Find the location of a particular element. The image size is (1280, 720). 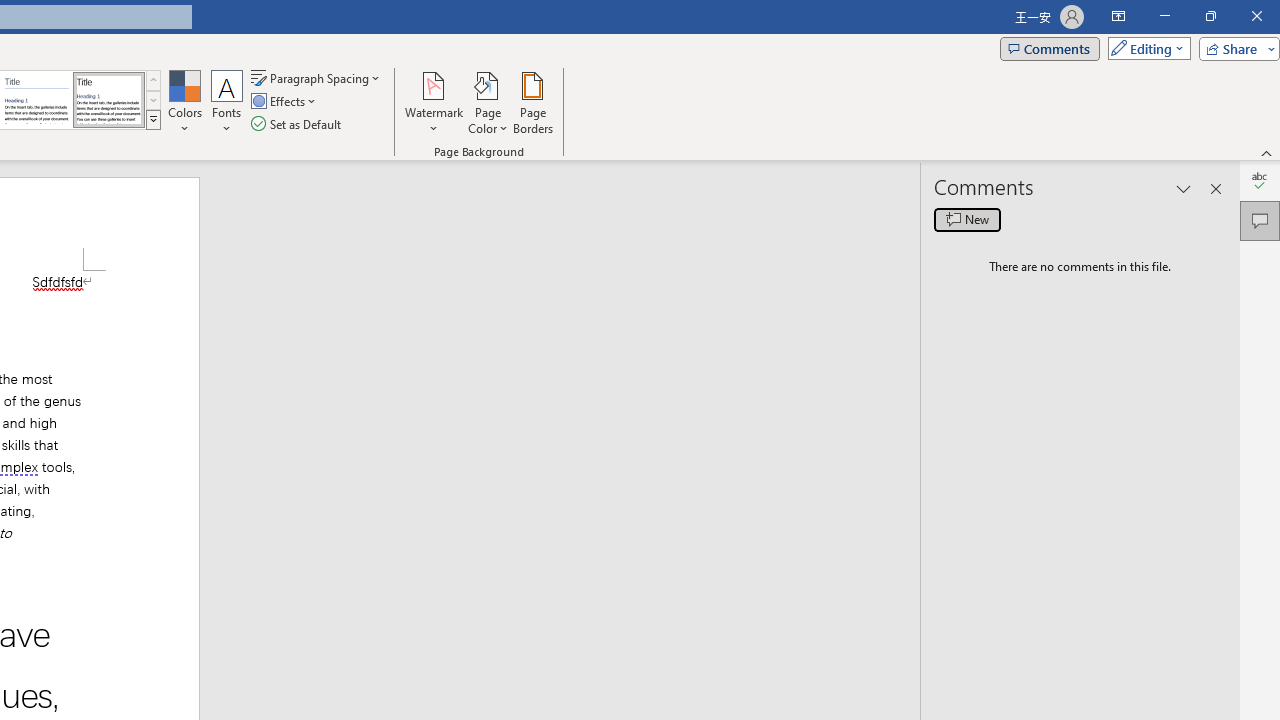

'Watermark' is located at coordinates (433, 103).